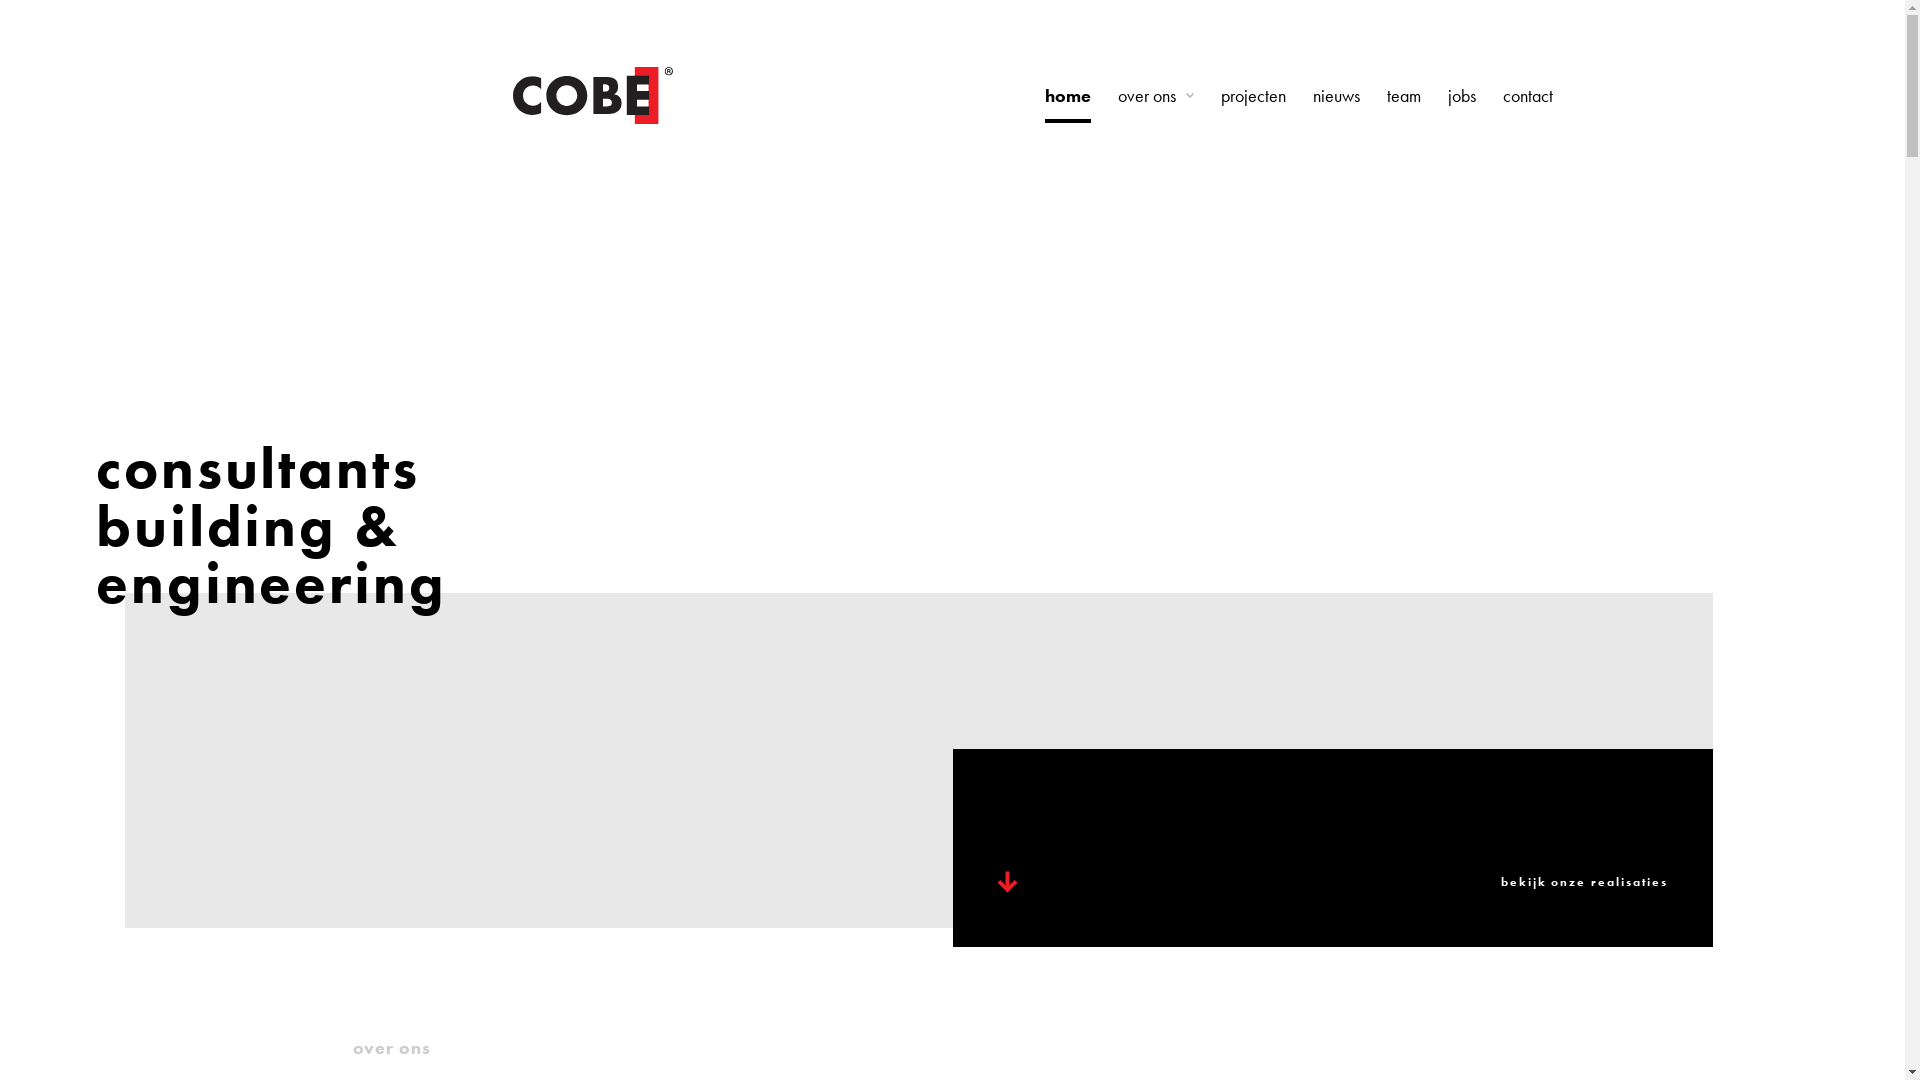 The height and width of the screenshot is (1080, 1920). What do you see at coordinates (1332, 848) in the screenshot?
I see `'bekijk onze realisaties'` at bounding box center [1332, 848].